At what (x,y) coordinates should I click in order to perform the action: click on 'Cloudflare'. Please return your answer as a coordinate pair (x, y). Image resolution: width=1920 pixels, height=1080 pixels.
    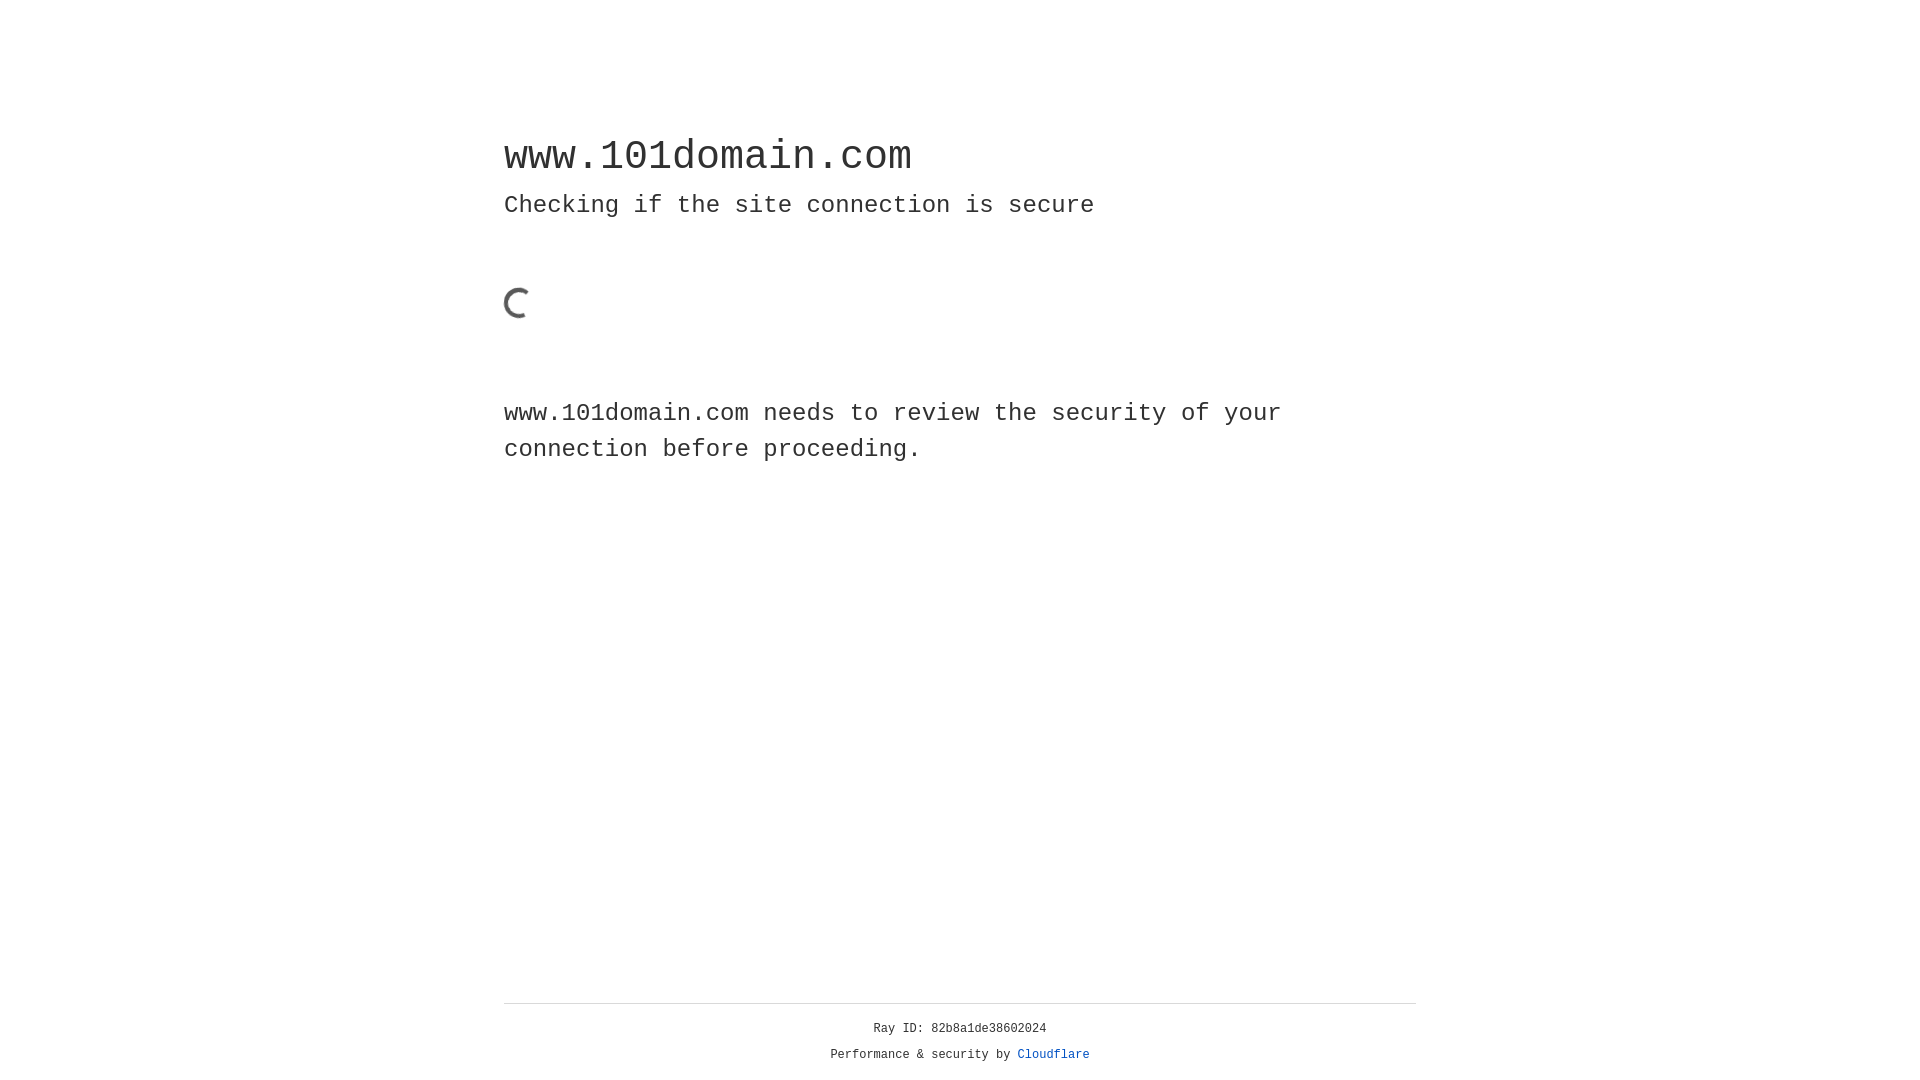
    Looking at the image, I should click on (1053, 1054).